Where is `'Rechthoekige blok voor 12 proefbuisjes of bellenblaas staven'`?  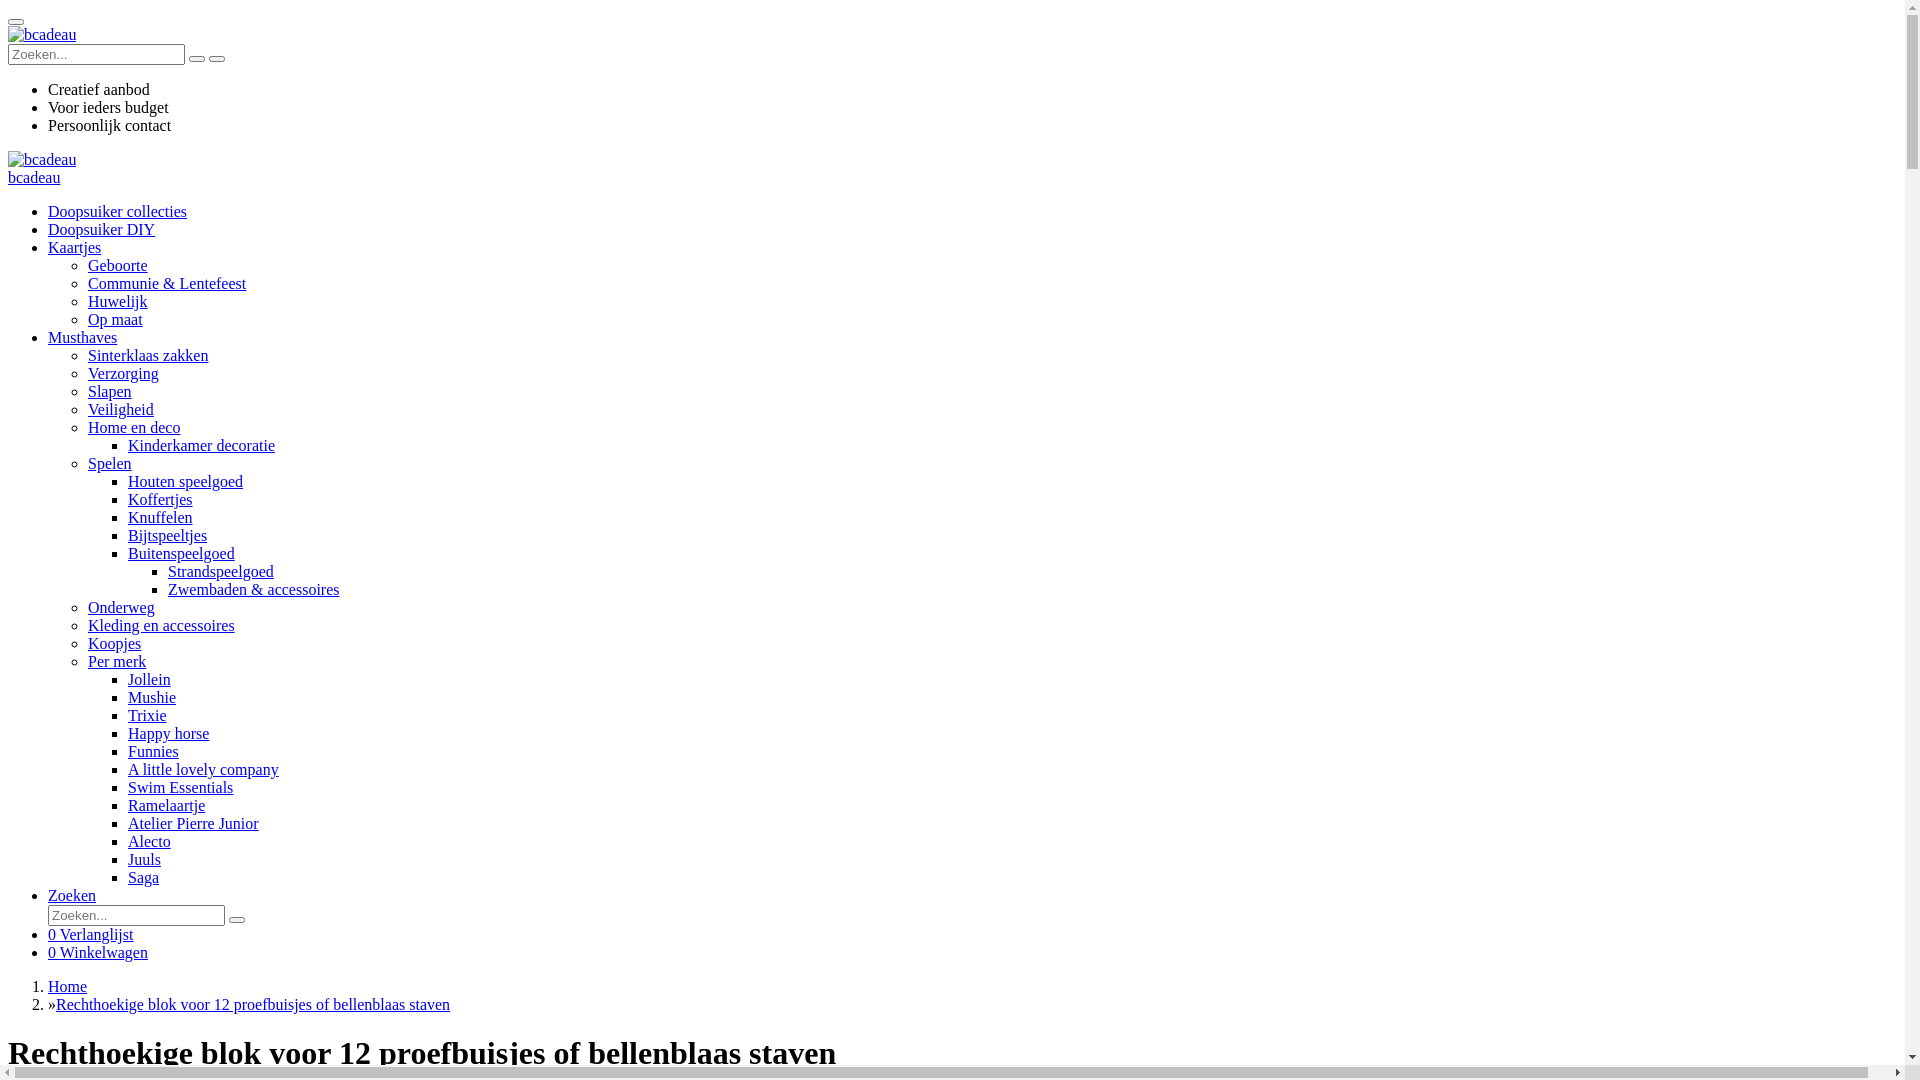 'Rechthoekige blok voor 12 proefbuisjes of bellenblaas staven' is located at coordinates (252, 1004).